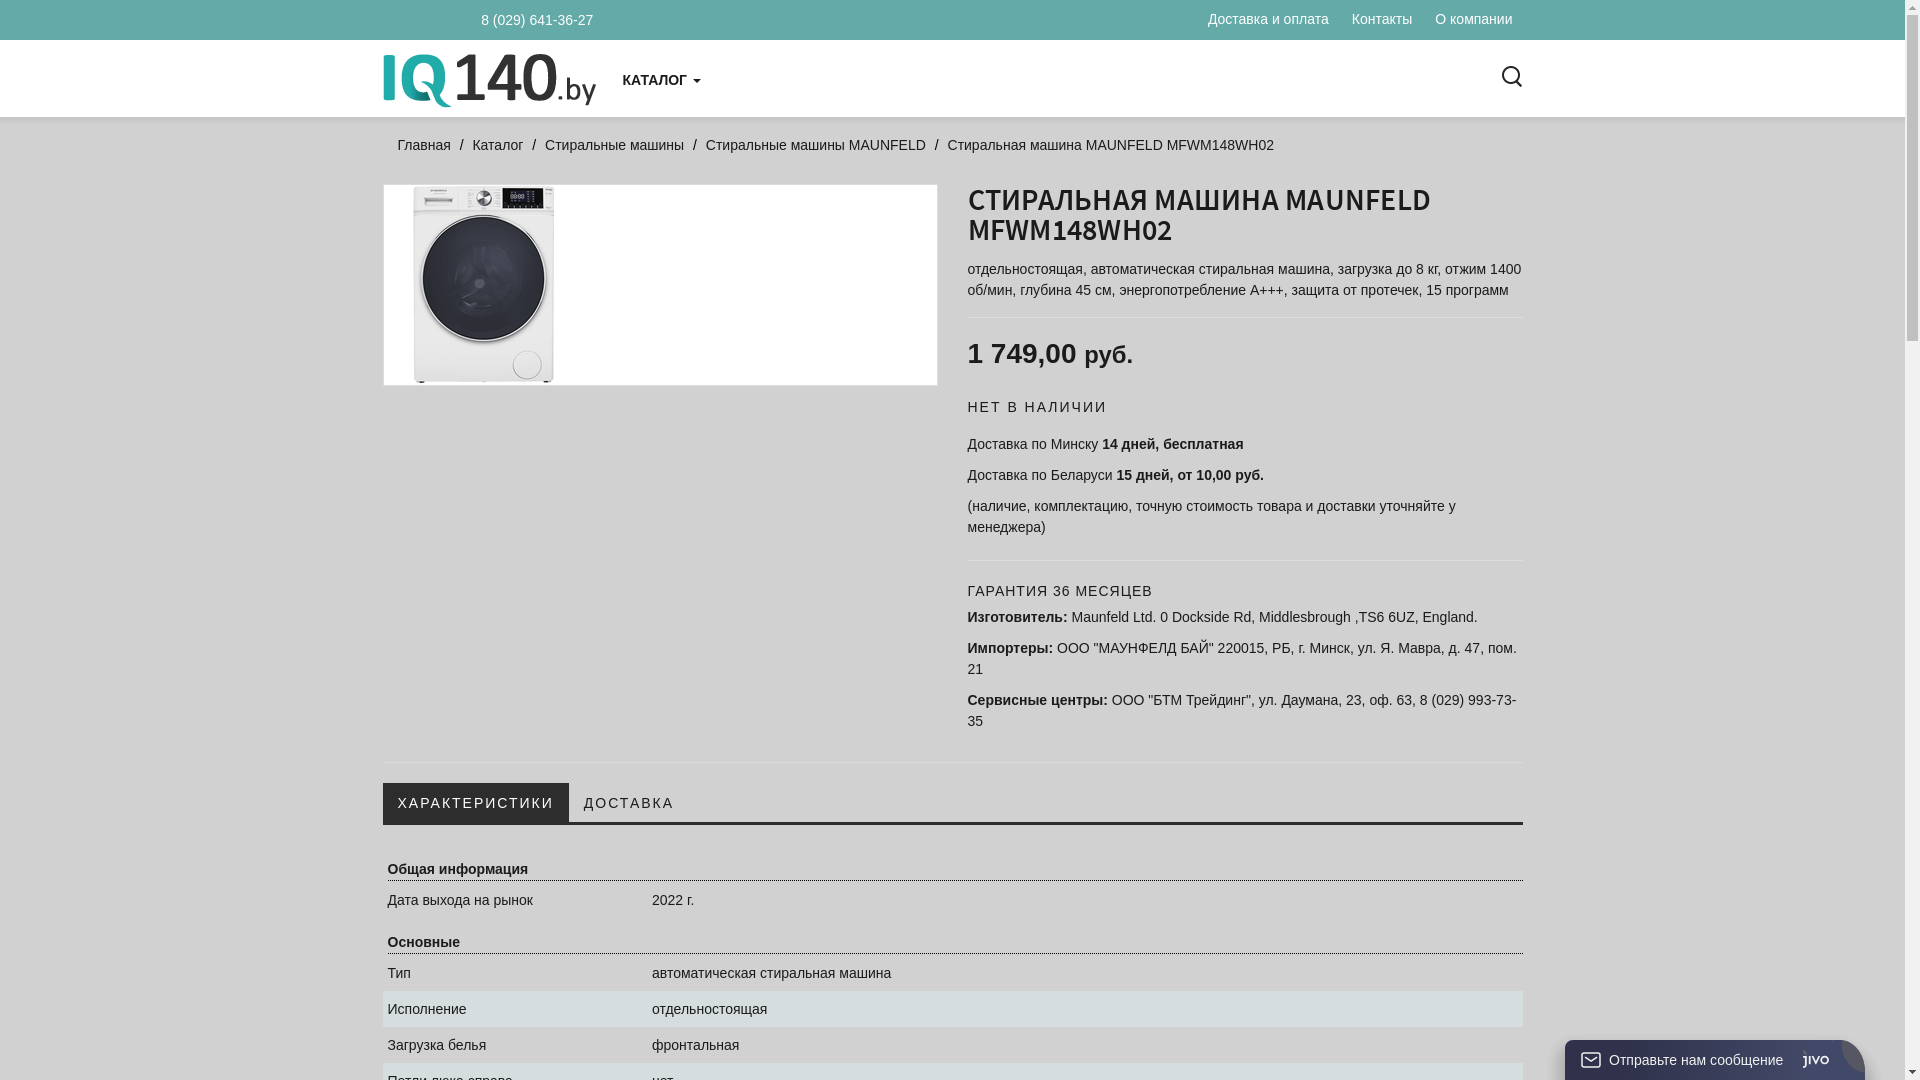  I want to click on '8 (029) 641-36-27', so click(520, 19).